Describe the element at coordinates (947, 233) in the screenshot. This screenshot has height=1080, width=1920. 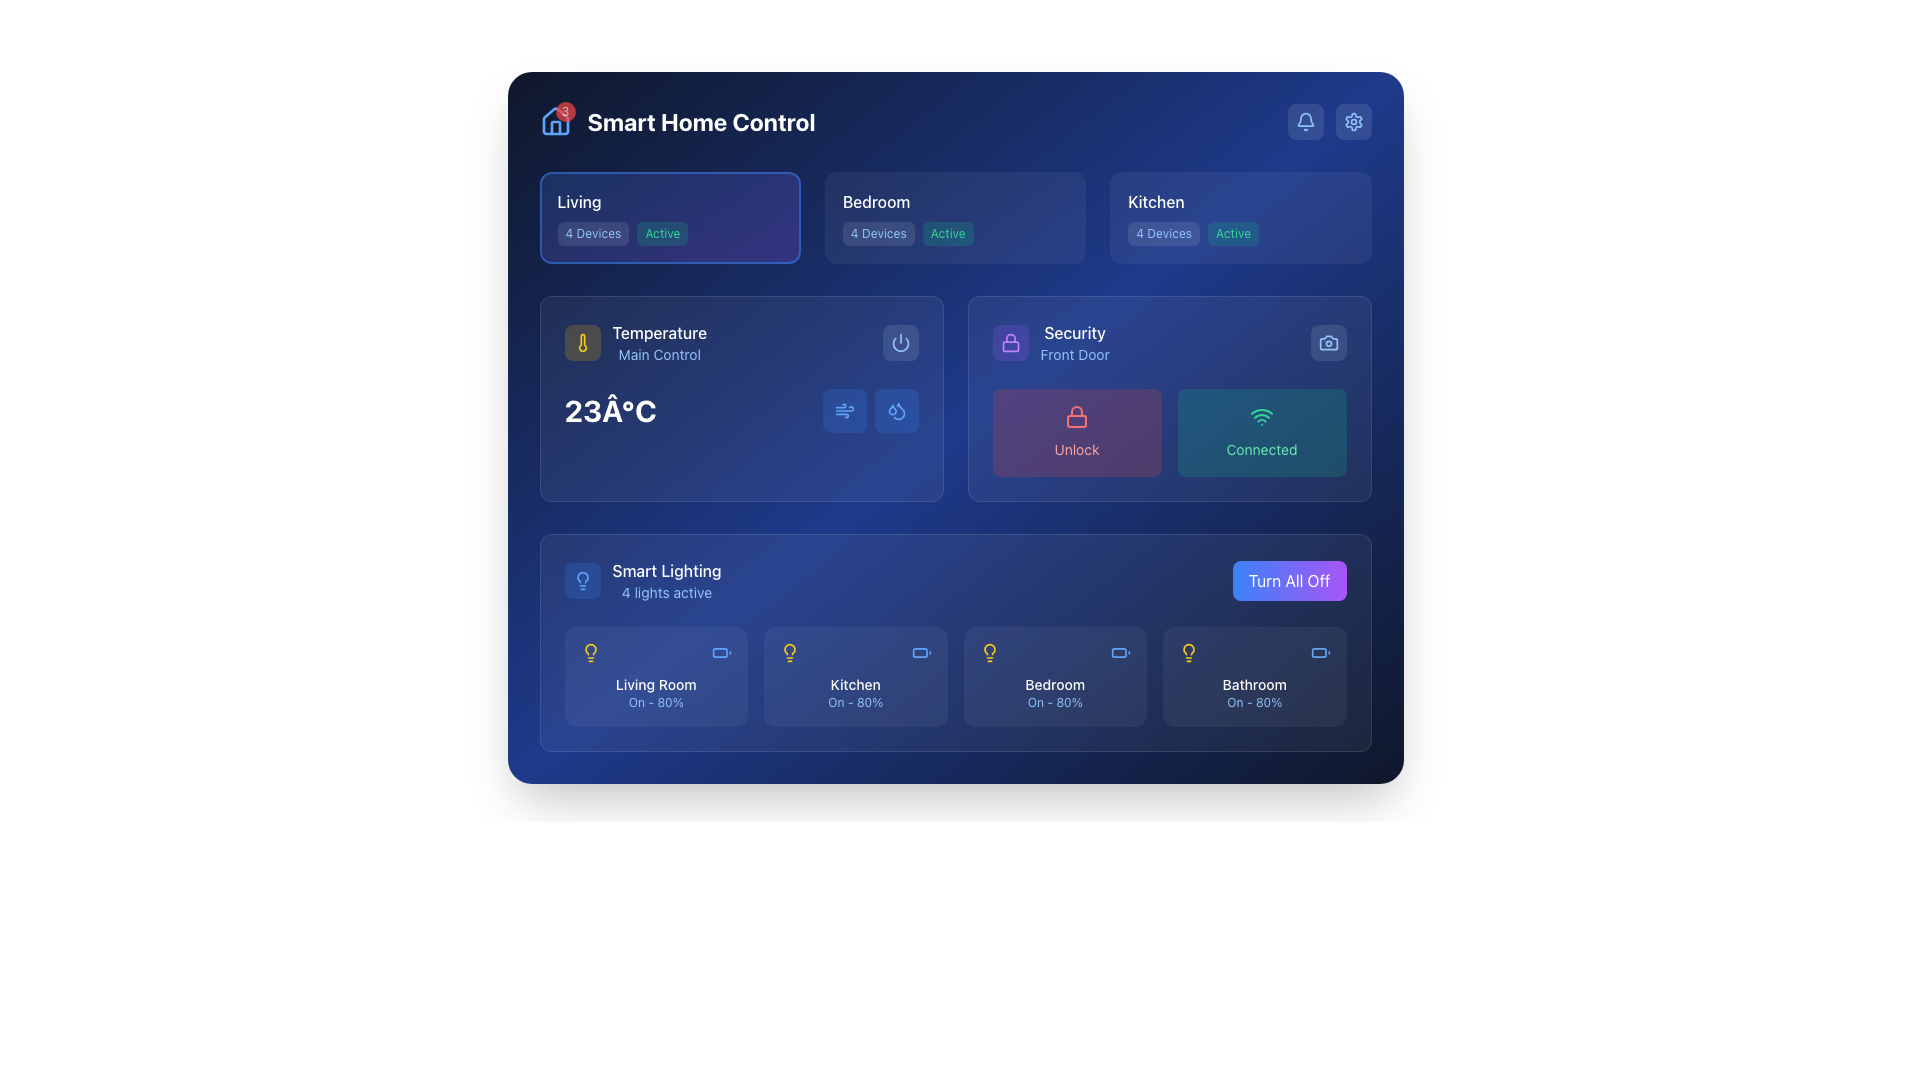
I see `the 'Active' label, which is a small rectangular badge with rounded corners, light green background, and green text, situated to the right of the '4 Devices' label in the Smart Home Control interface` at that location.